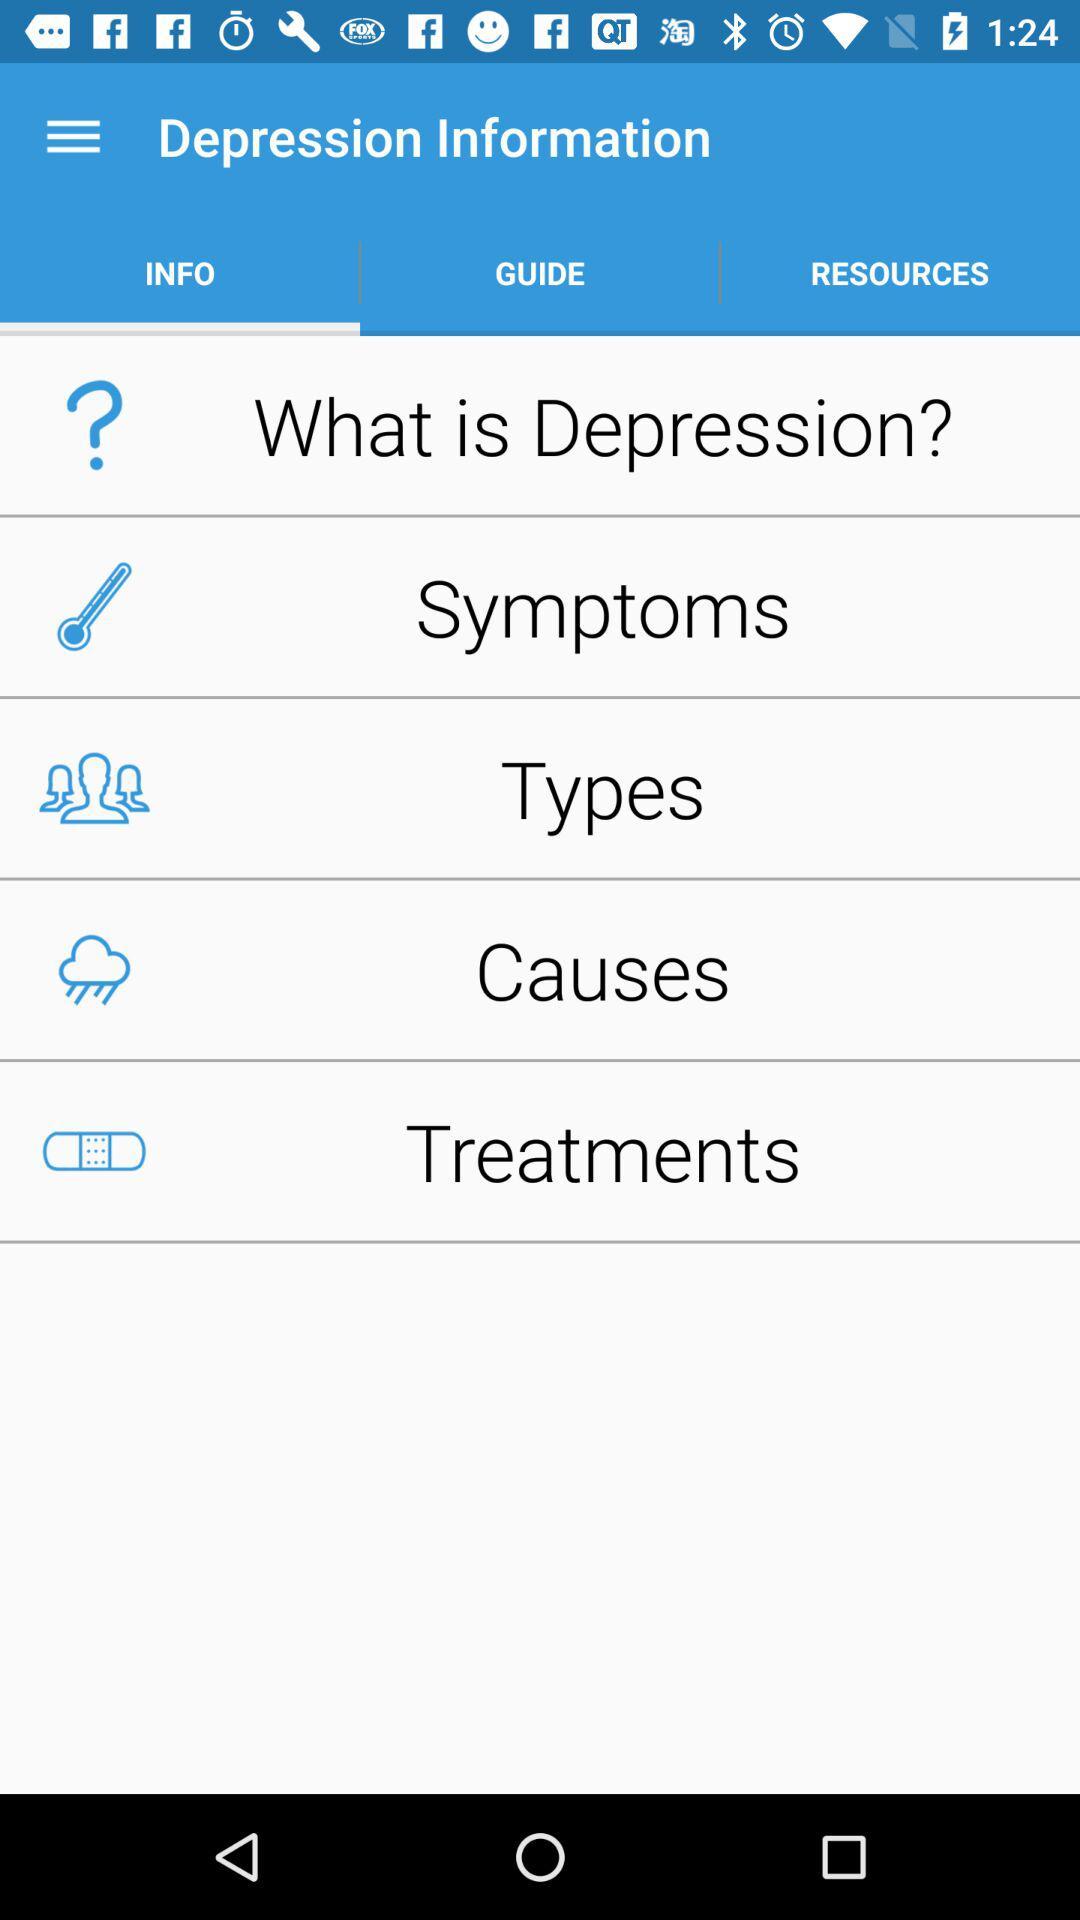 This screenshot has width=1080, height=1920. What do you see at coordinates (72, 135) in the screenshot?
I see `app above info item` at bounding box center [72, 135].